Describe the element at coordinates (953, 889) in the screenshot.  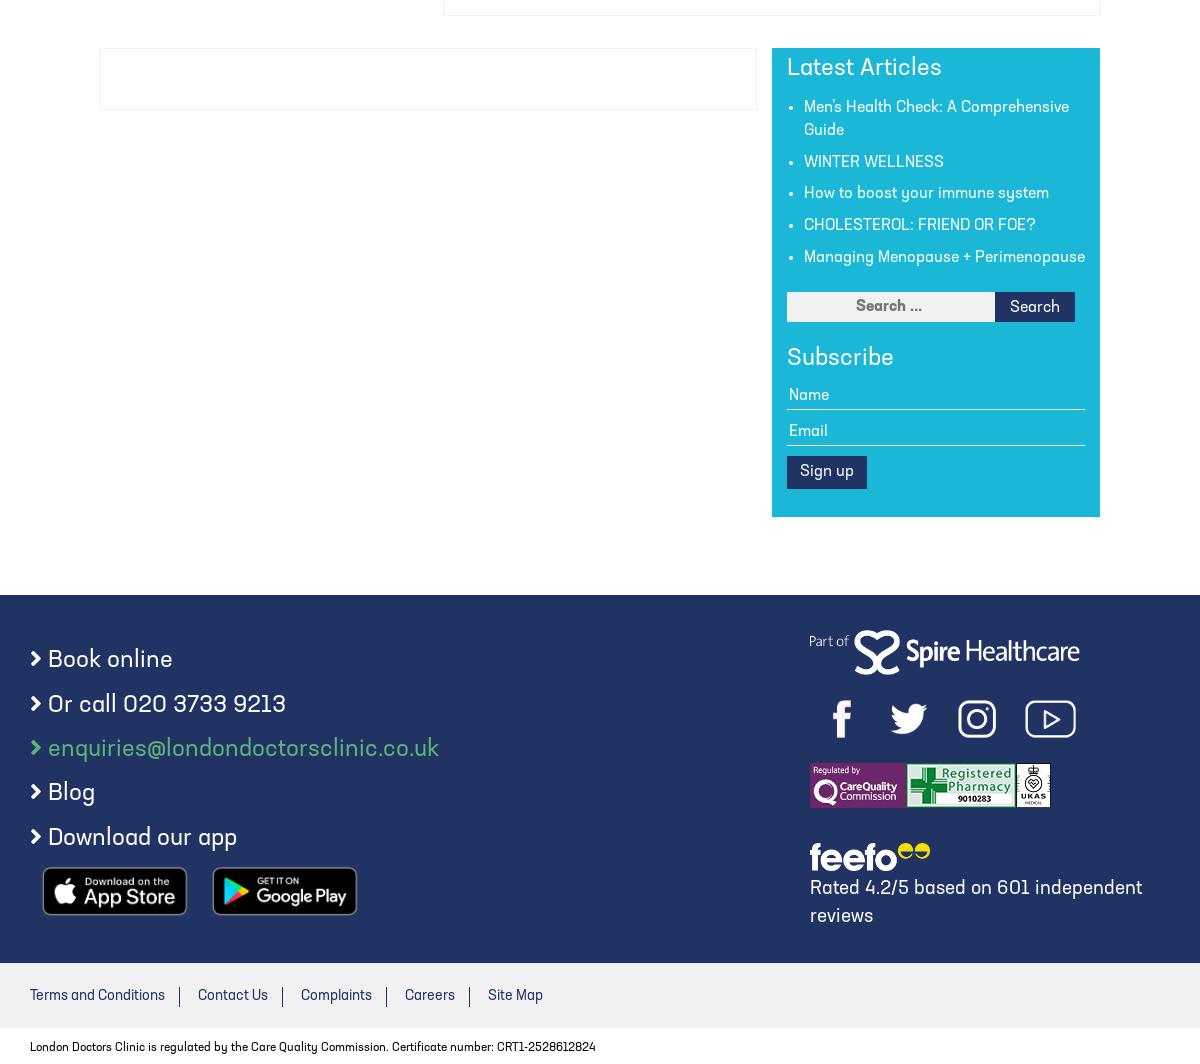
I see `'based on'` at that location.